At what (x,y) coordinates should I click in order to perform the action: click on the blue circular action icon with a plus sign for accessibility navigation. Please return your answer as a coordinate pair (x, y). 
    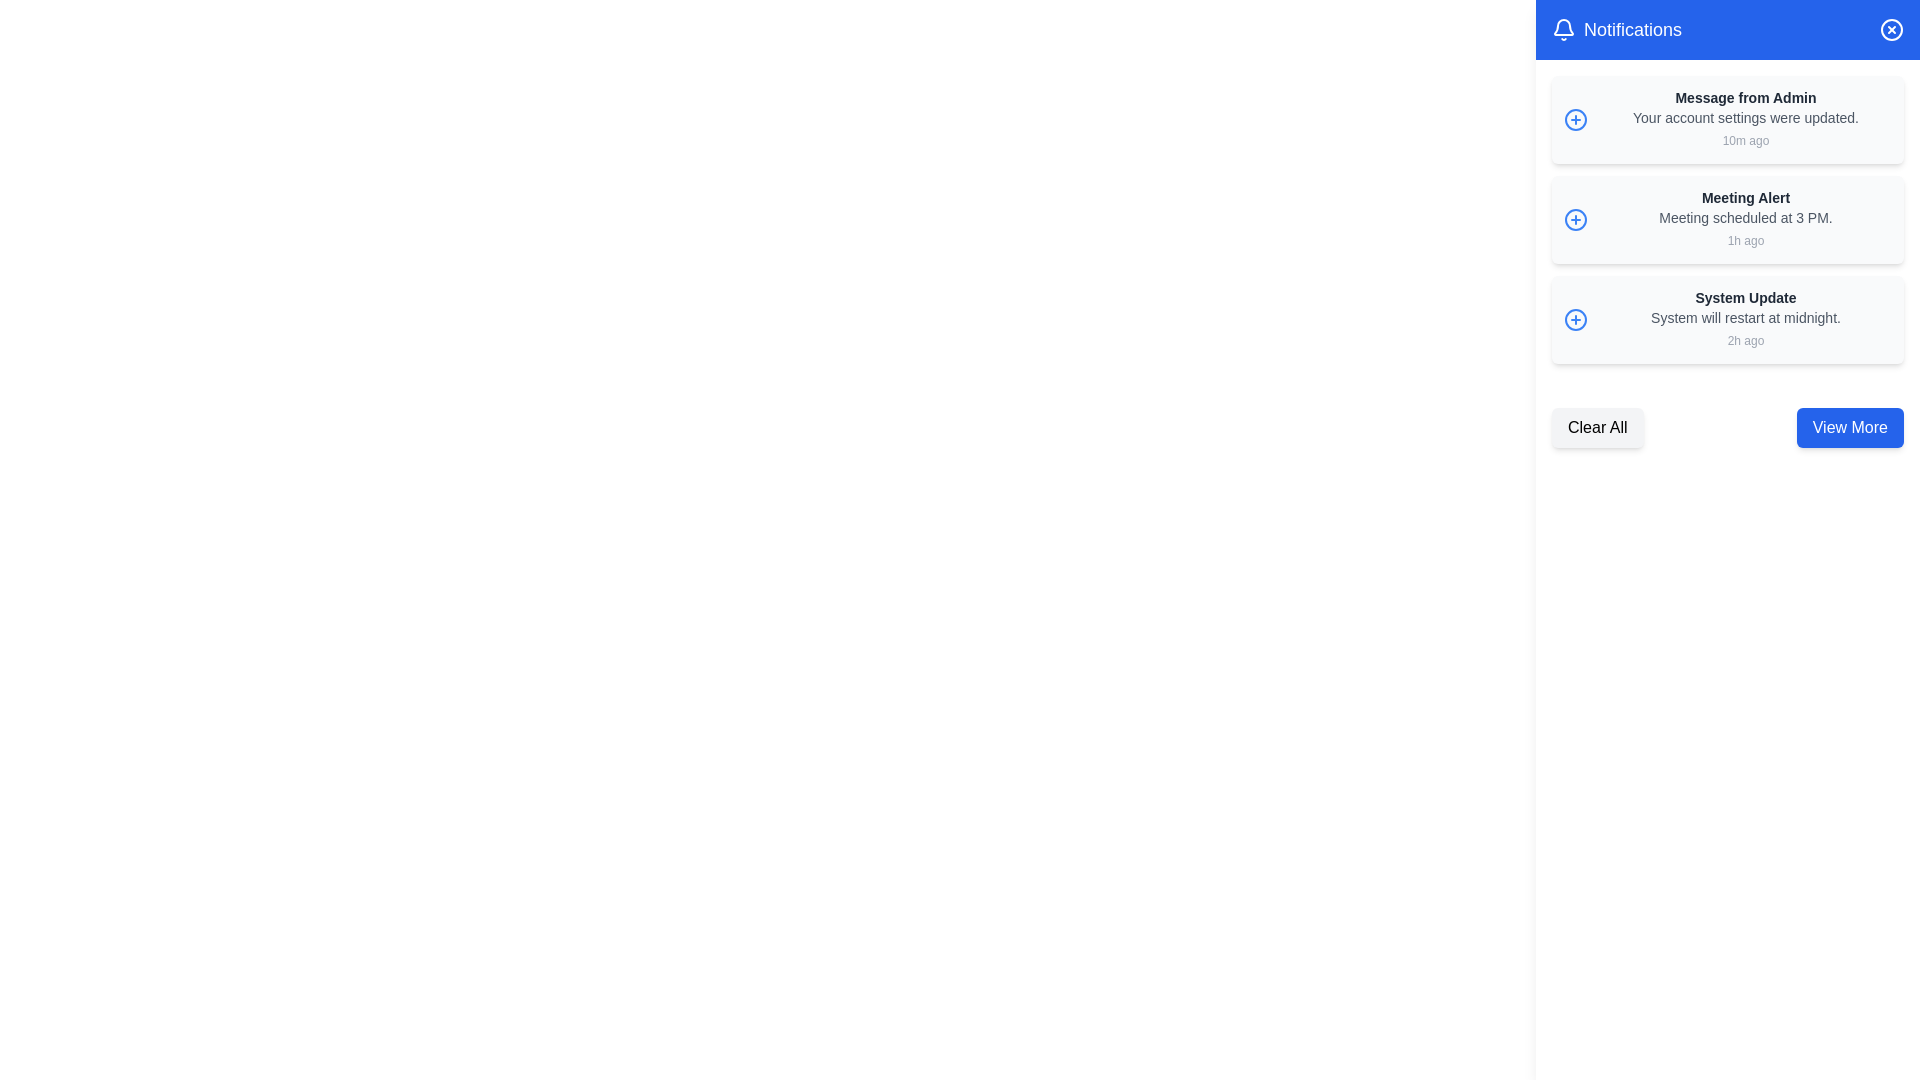
    Looking at the image, I should click on (1574, 219).